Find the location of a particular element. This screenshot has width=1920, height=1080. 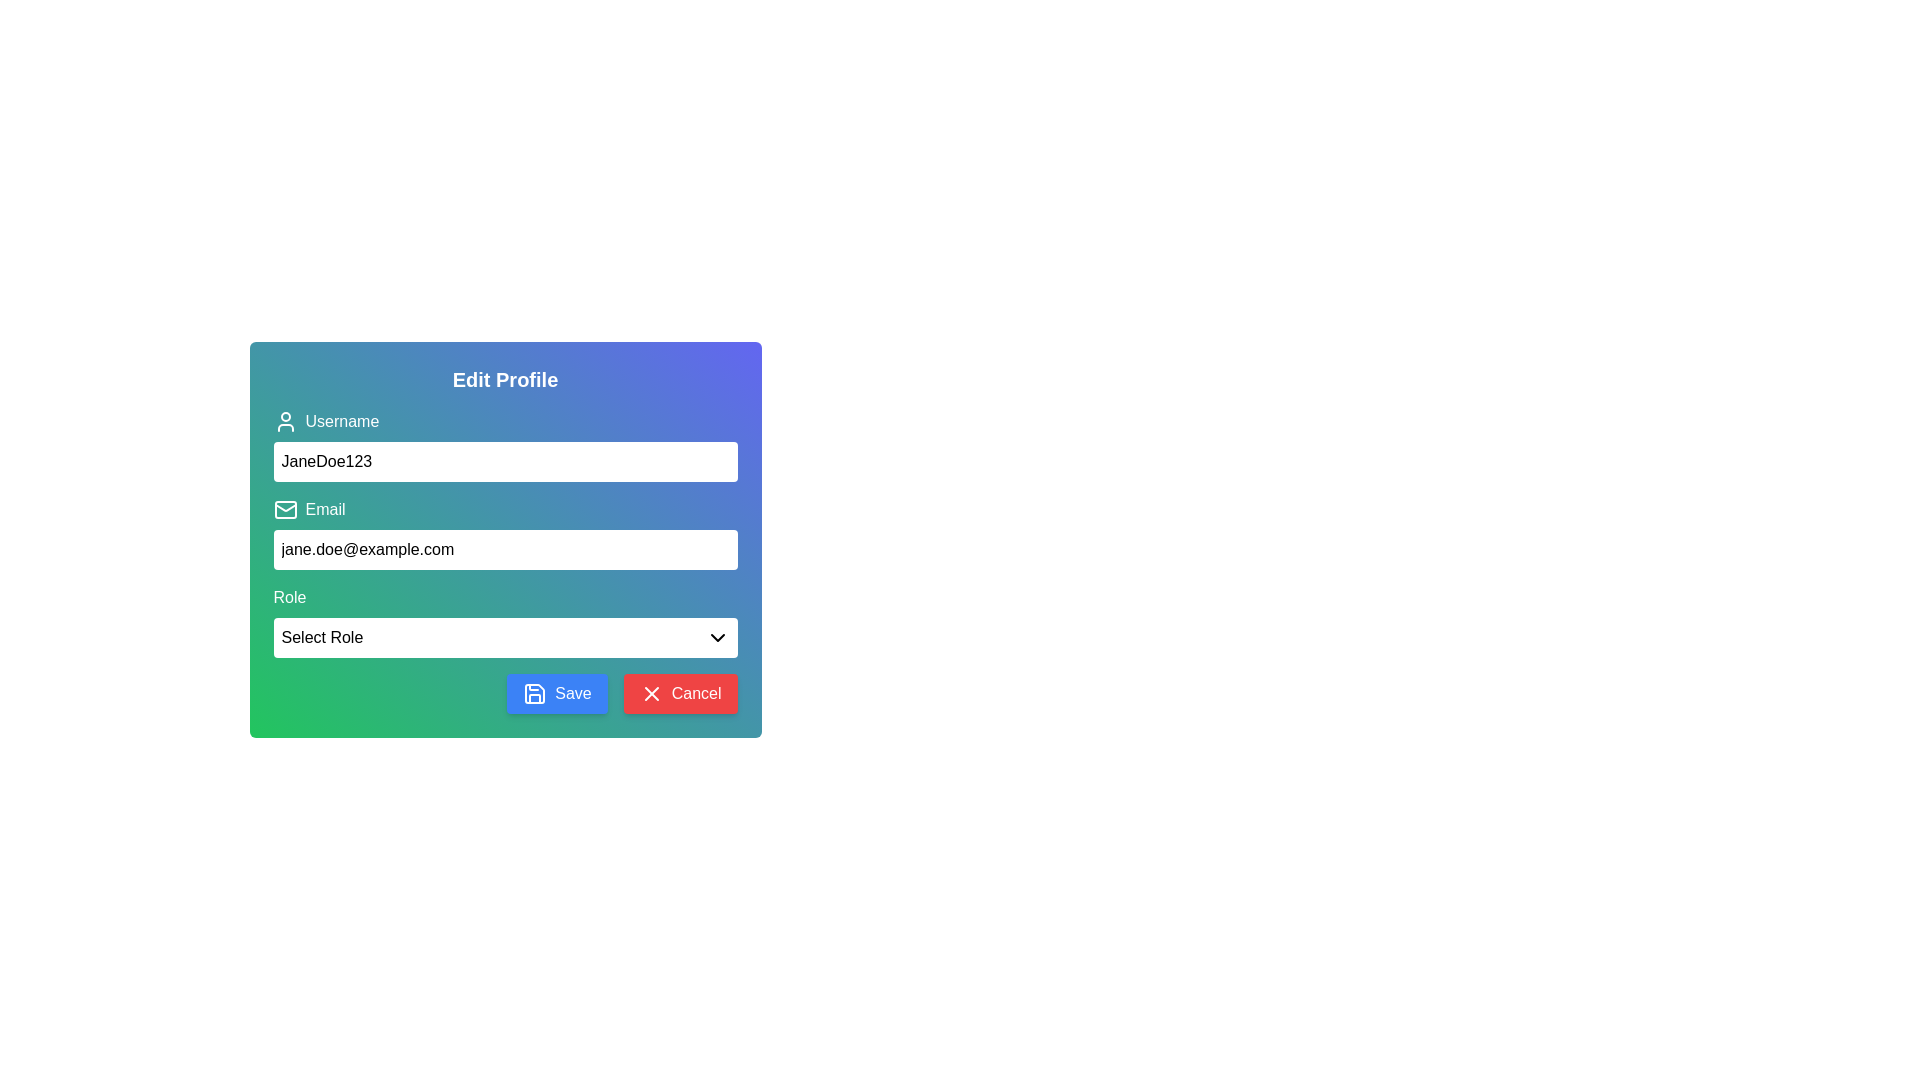

the 'Save' button, which is visually identified by the save icon is located at coordinates (534, 693).